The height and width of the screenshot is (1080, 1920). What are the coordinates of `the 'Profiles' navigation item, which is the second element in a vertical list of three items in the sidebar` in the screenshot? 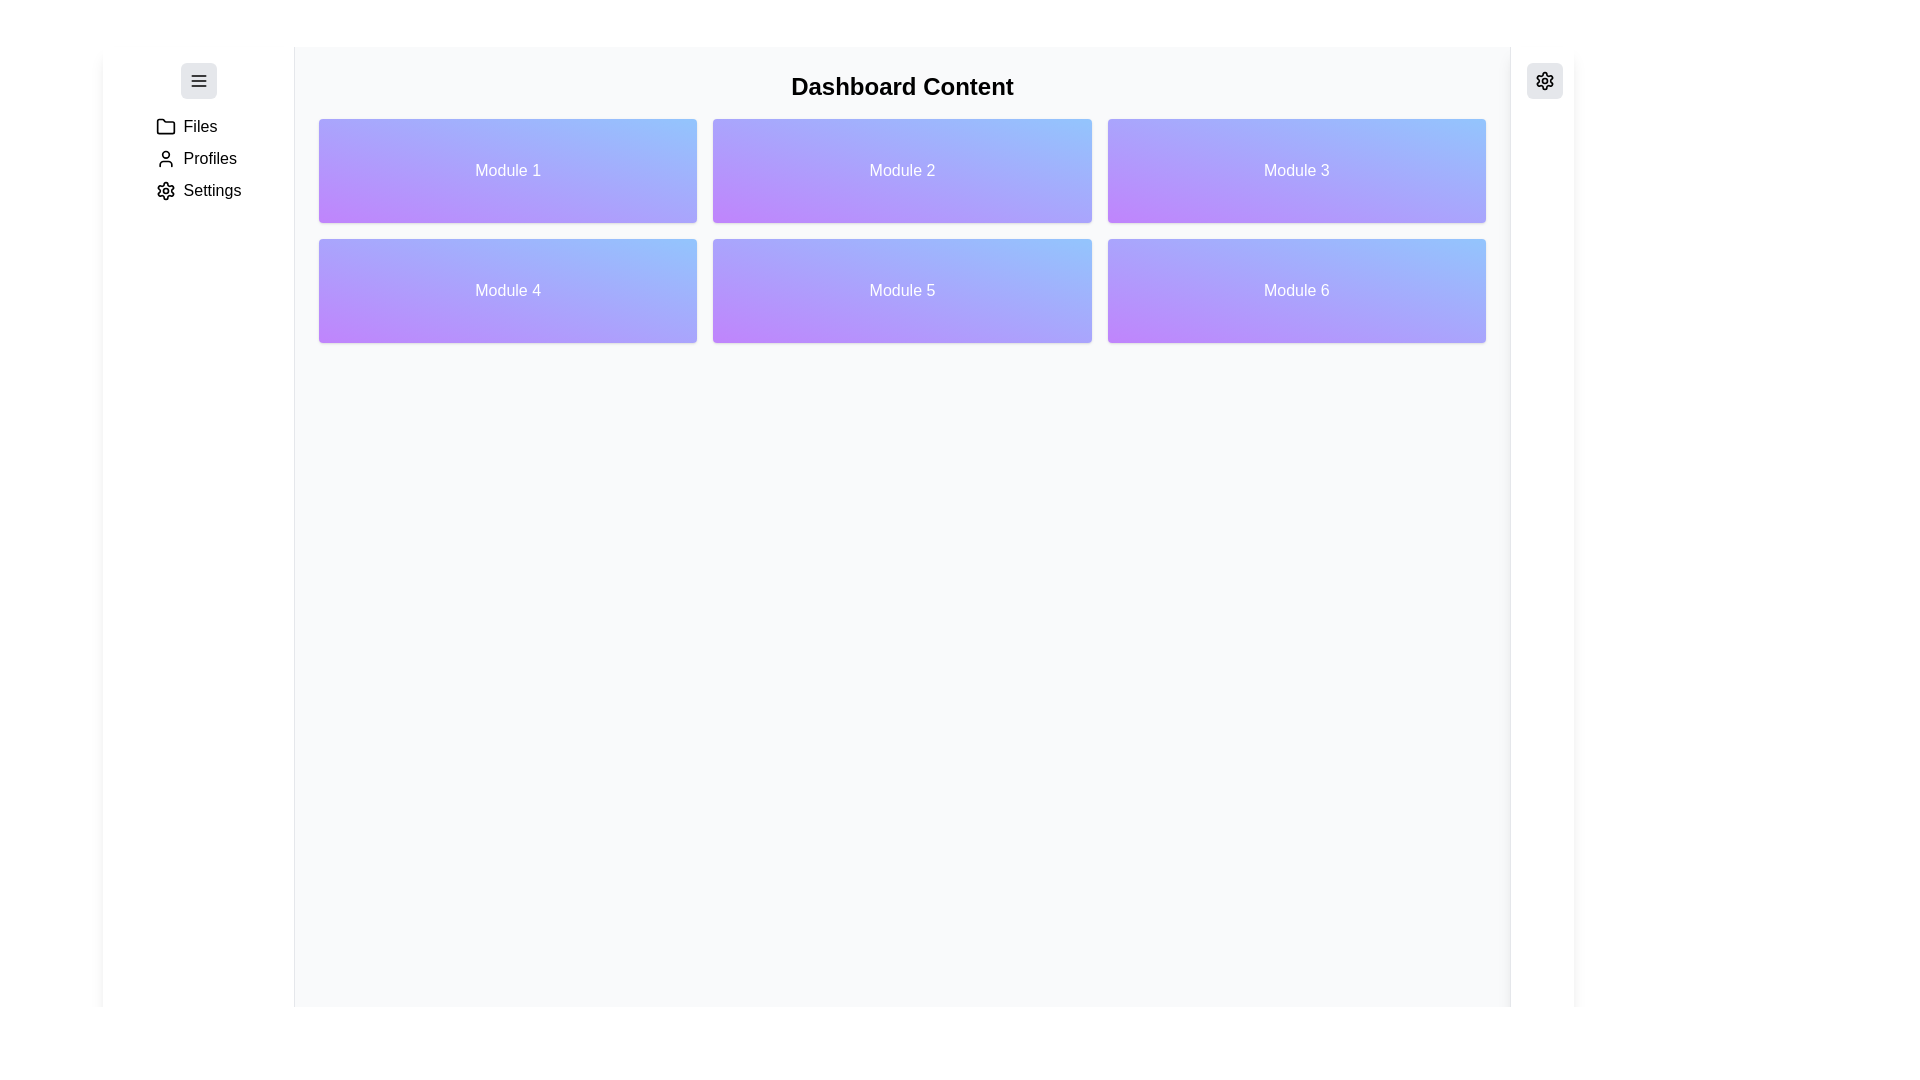 It's located at (198, 157).